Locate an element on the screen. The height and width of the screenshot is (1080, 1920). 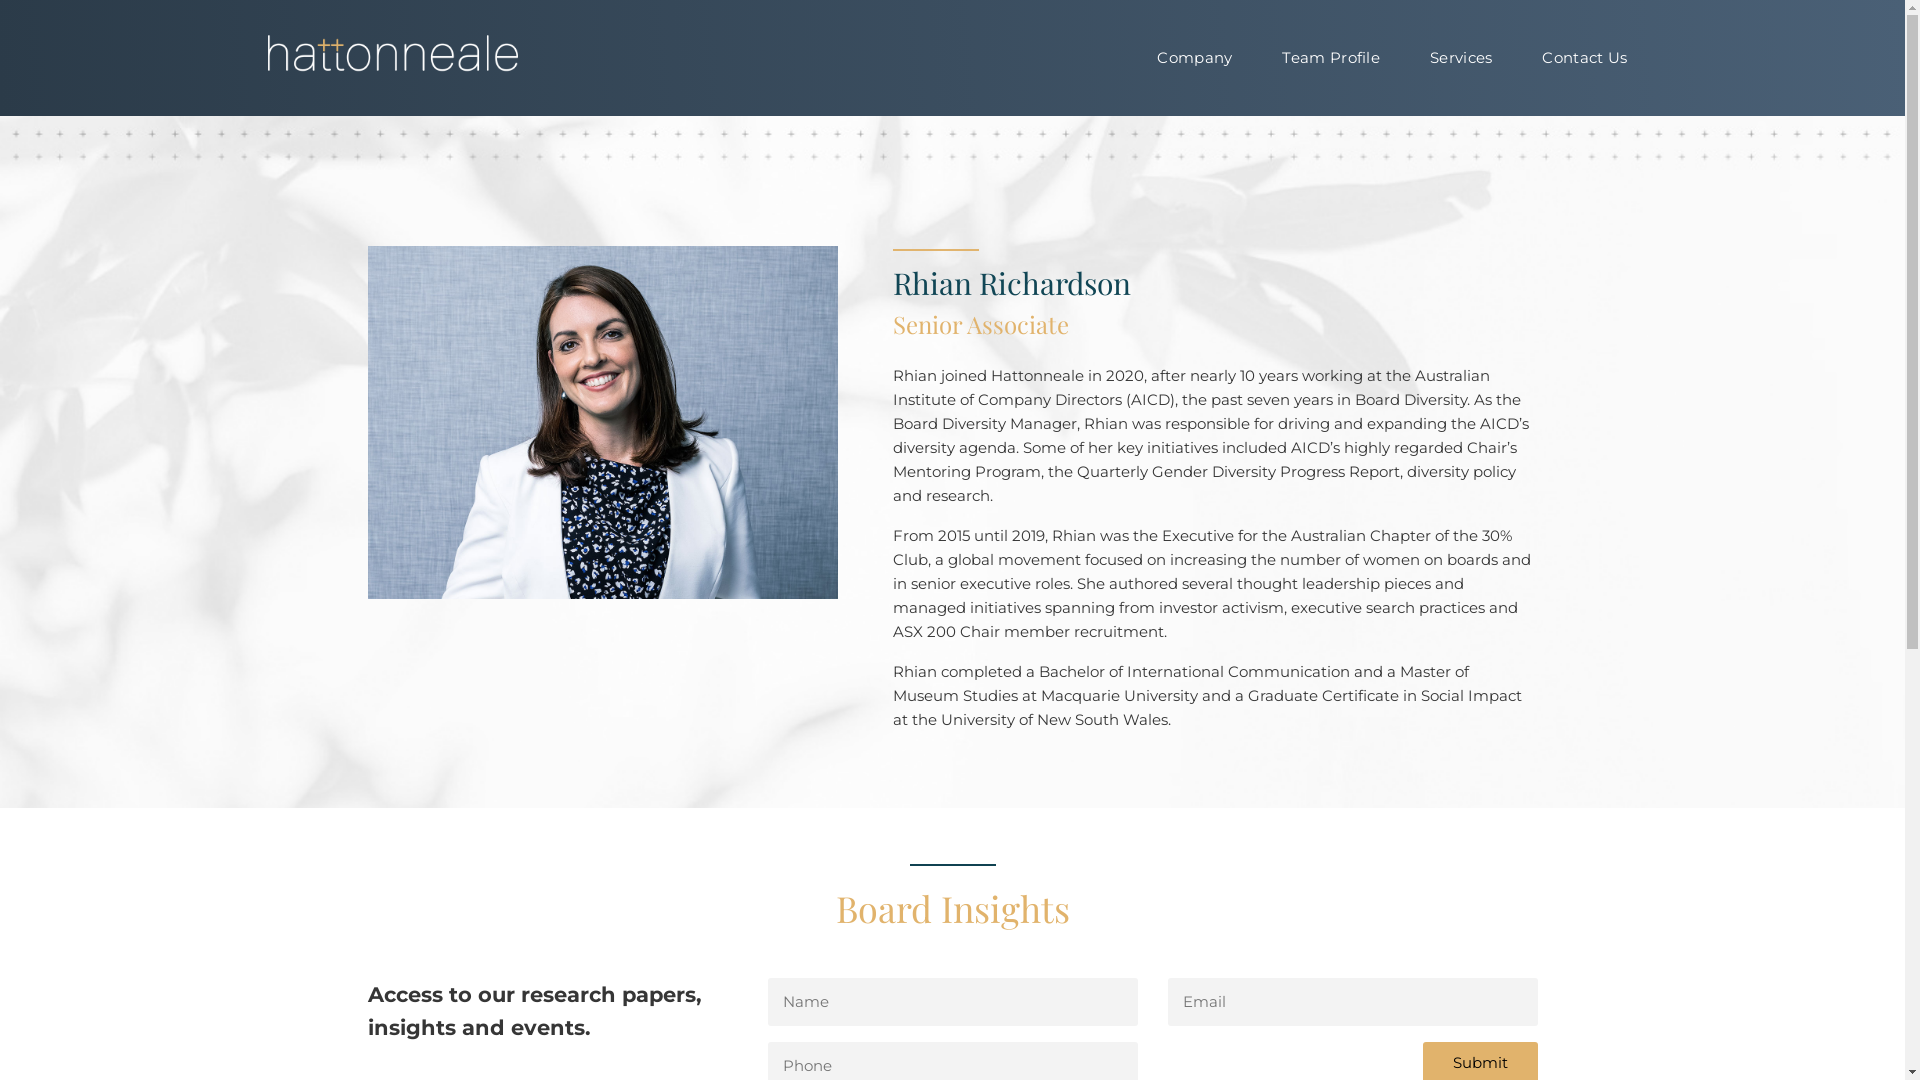
'Company' is located at coordinates (1194, 56).